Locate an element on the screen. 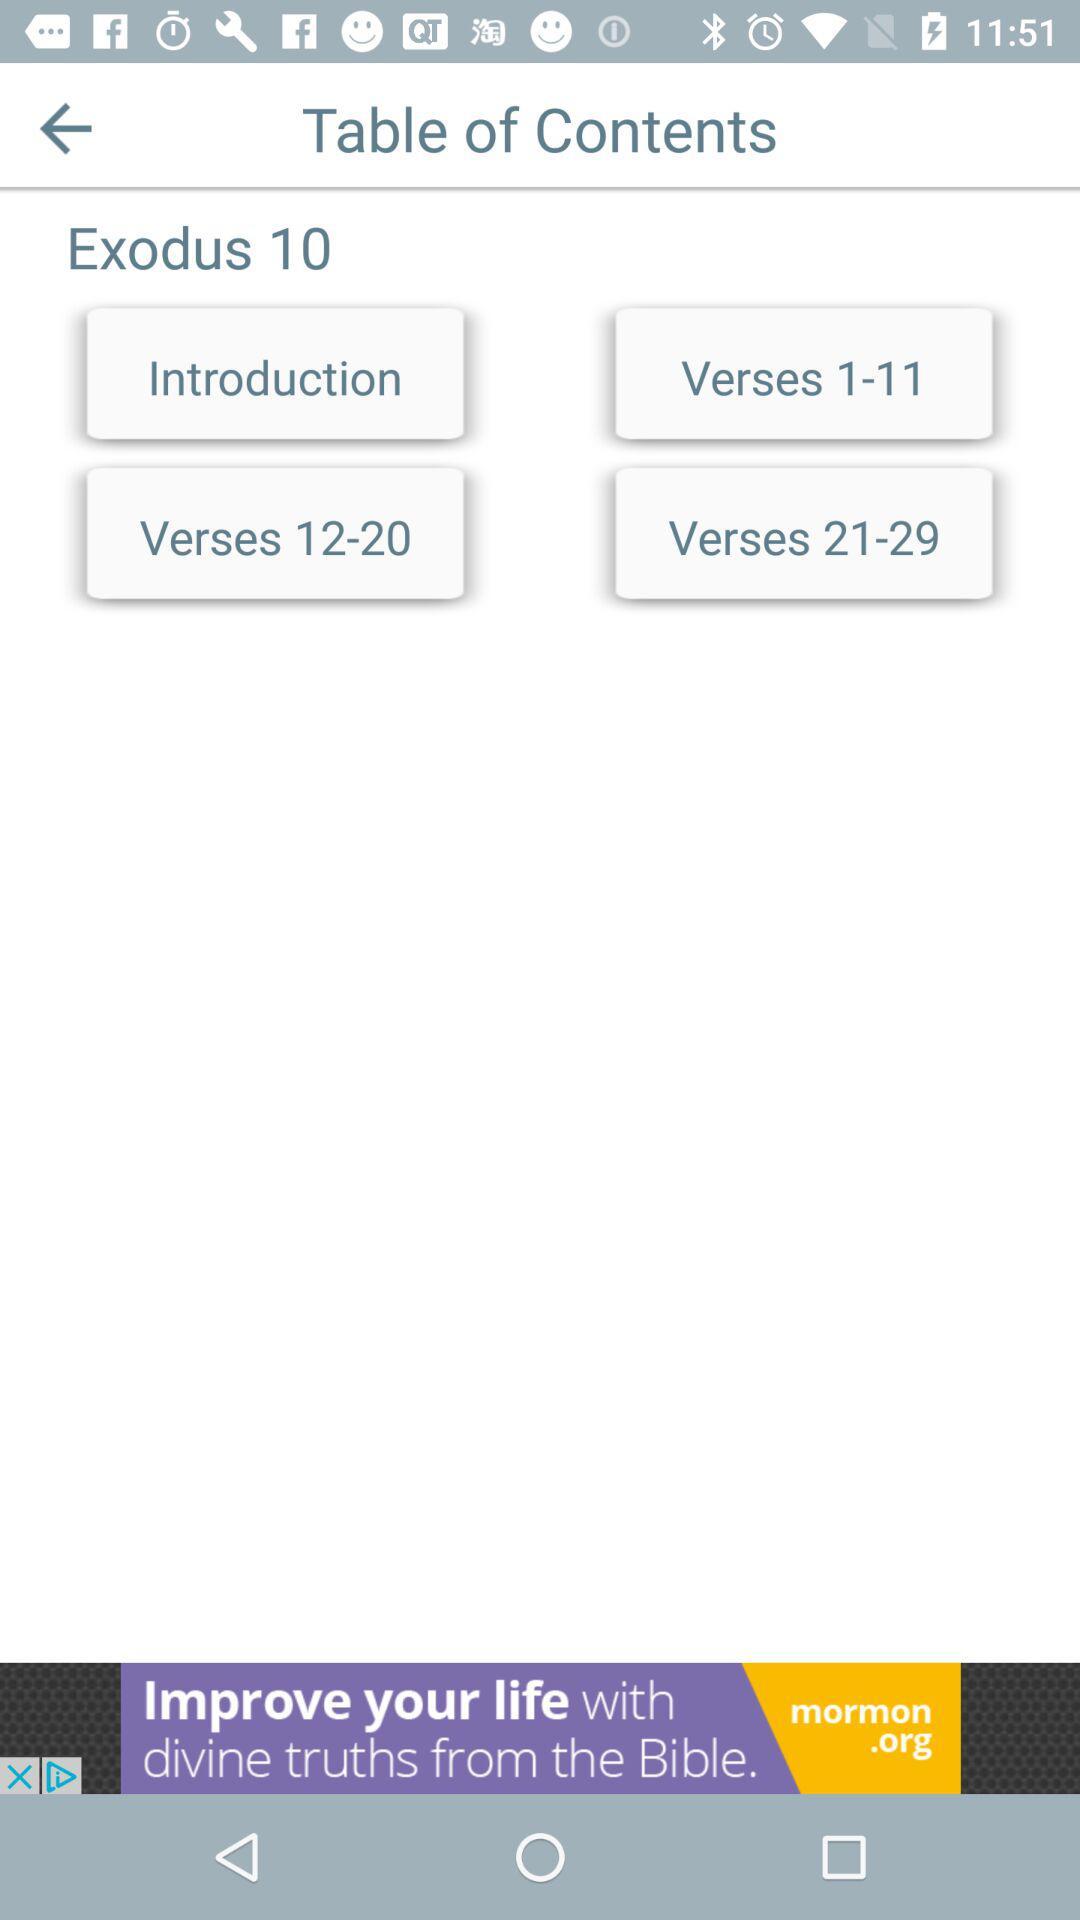 This screenshot has height=1920, width=1080. opens a advertisement is located at coordinates (540, 1727).